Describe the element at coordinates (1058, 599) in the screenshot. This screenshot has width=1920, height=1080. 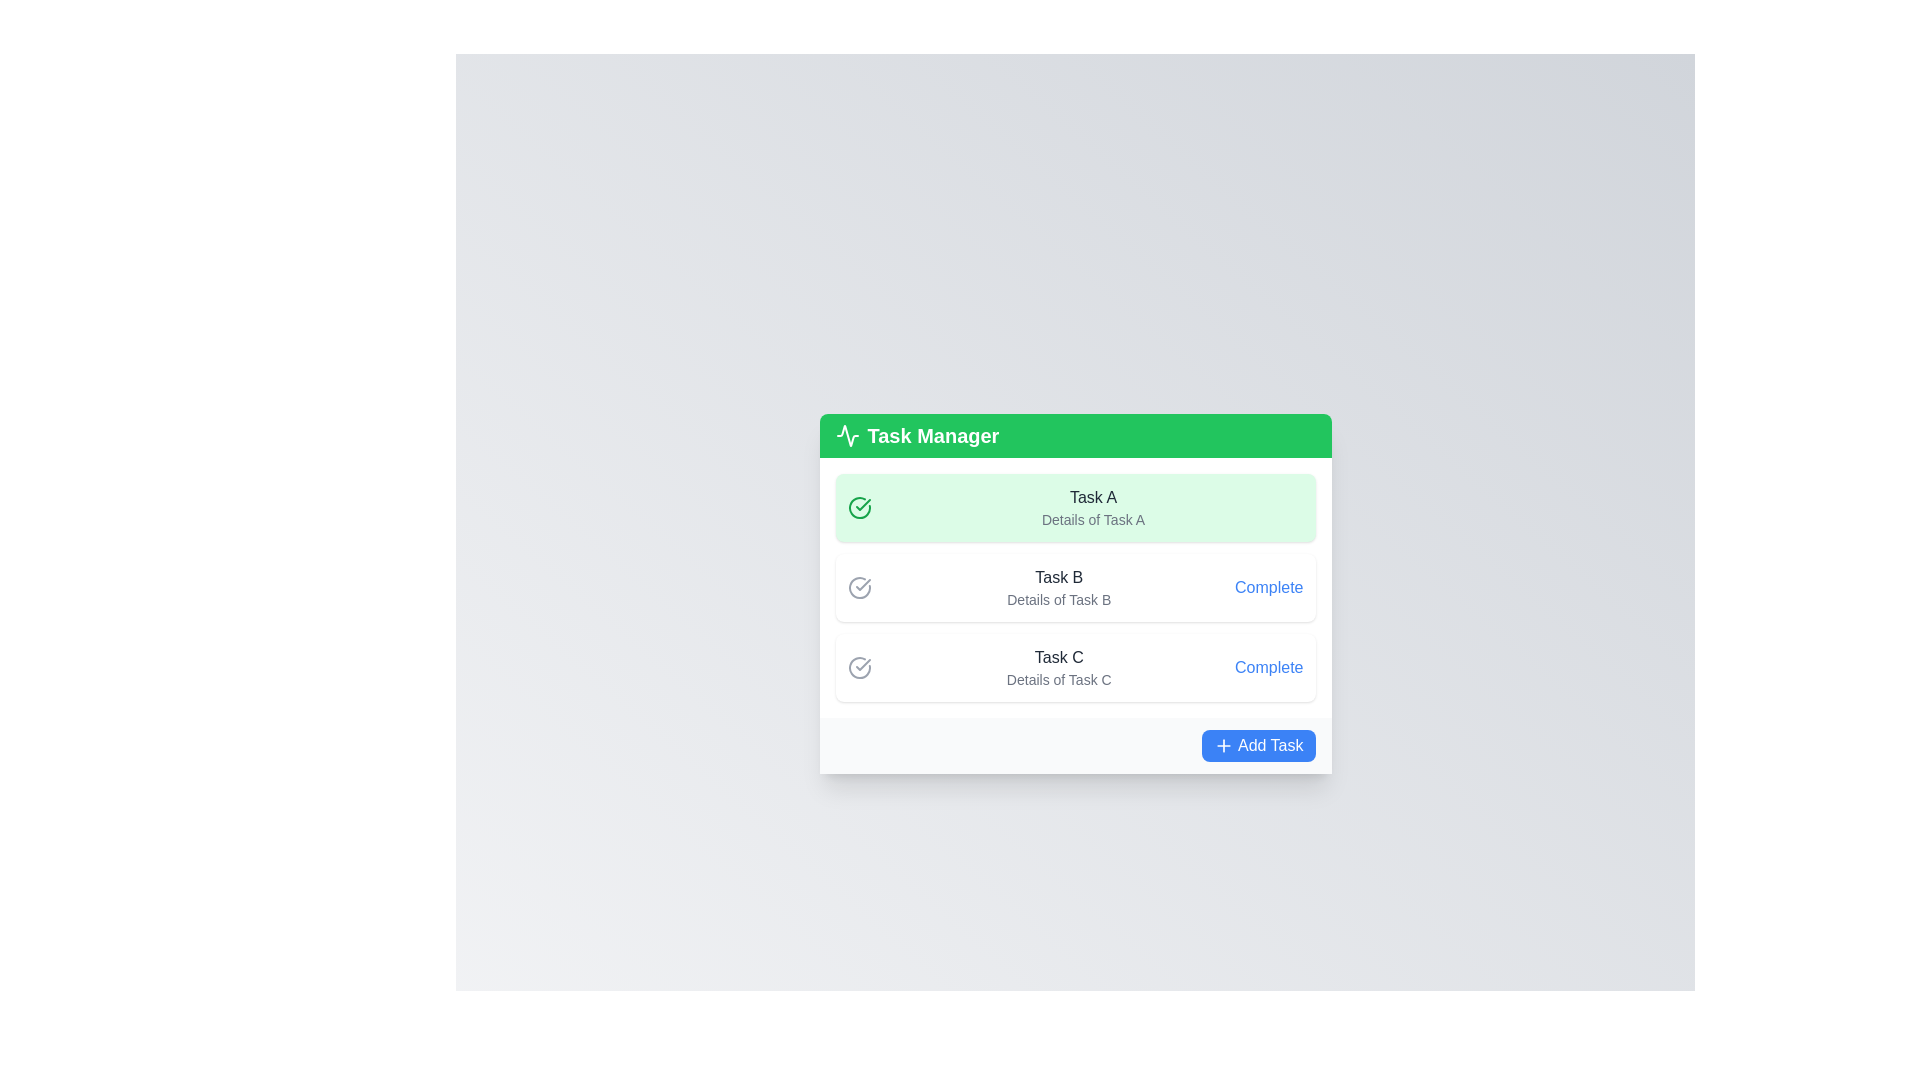
I see `the label displaying 'Details of Task B', which is styled with a smaller font size and subdued gray color, located below the bold text 'Task B'` at that location.